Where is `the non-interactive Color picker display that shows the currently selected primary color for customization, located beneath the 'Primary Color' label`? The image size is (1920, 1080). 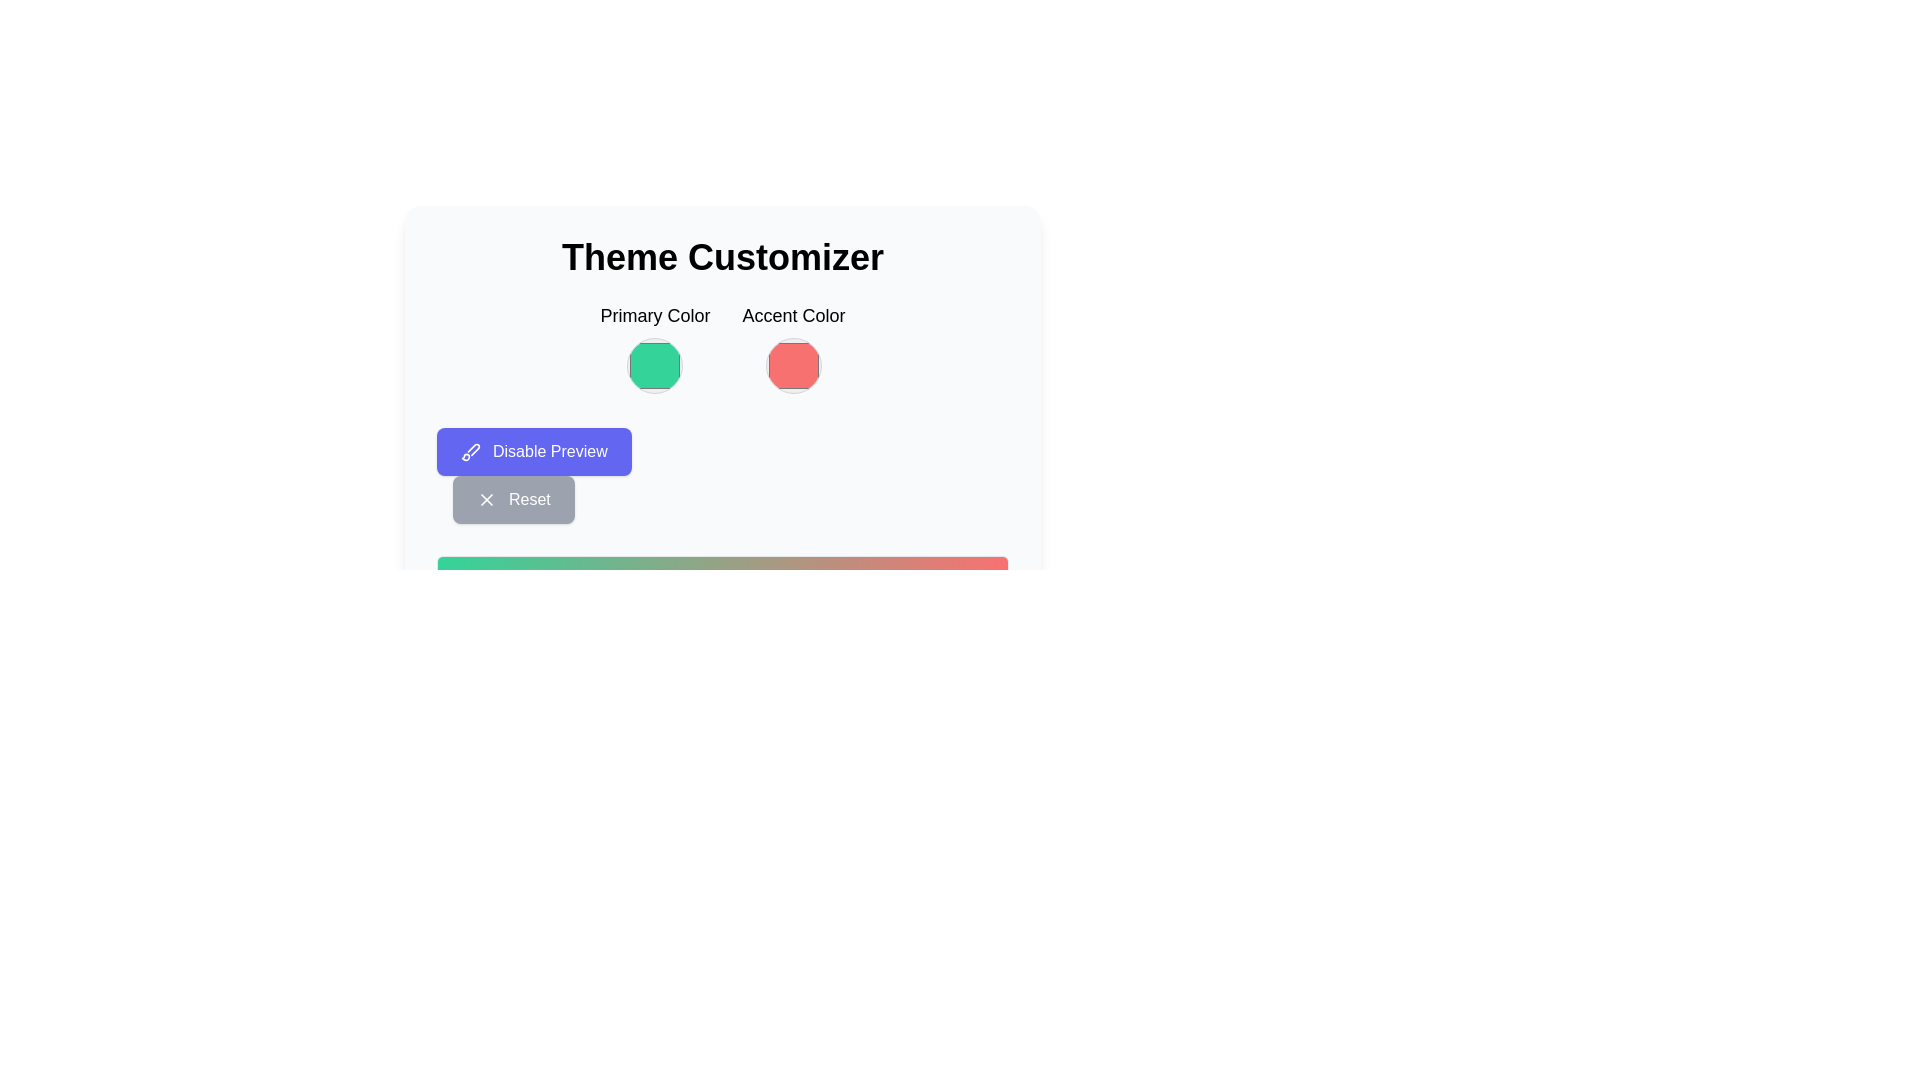 the non-interactive Color picker display that shows the currently selected primary color for customization, located beneath the 'Primary Color' label is located at coordinates (655, 347).